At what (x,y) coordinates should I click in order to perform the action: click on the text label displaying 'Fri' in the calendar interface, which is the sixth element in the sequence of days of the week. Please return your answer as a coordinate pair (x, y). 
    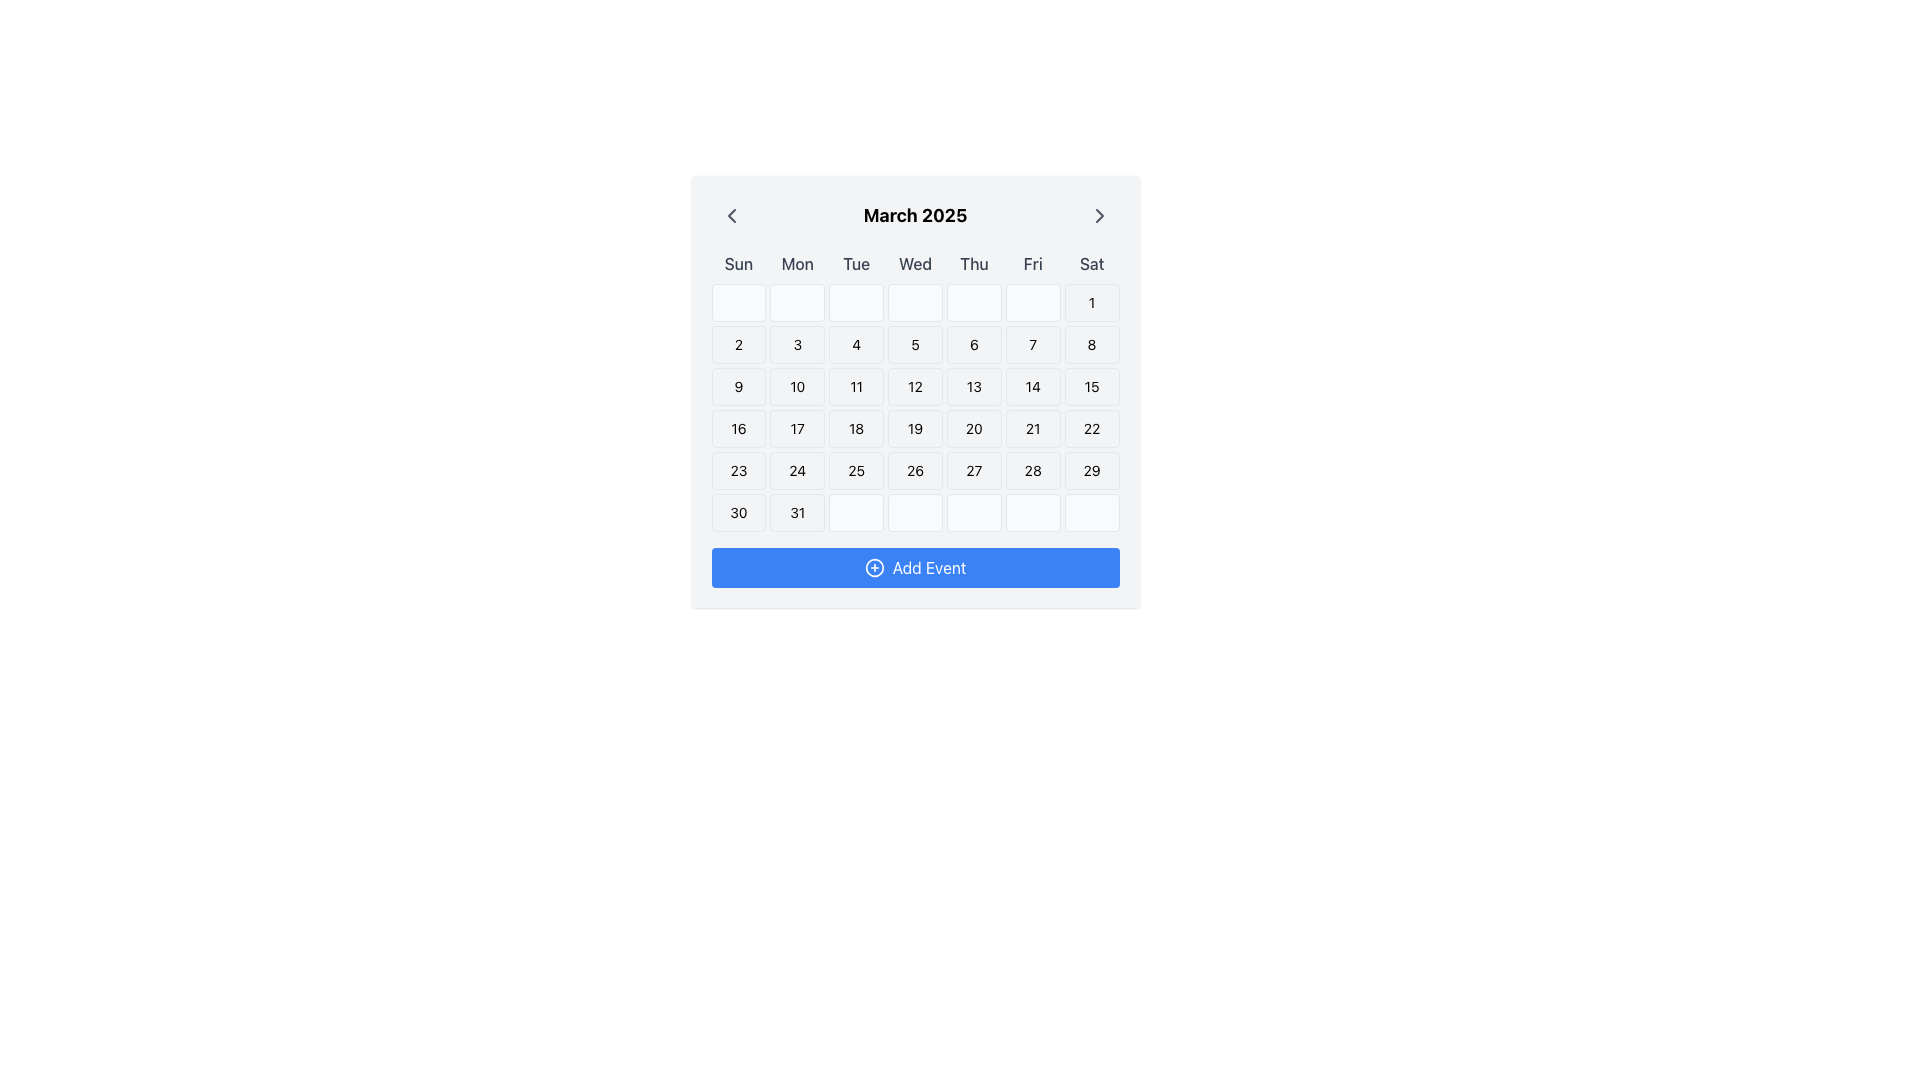
    Looking at the image, I should click on (1033, 262).